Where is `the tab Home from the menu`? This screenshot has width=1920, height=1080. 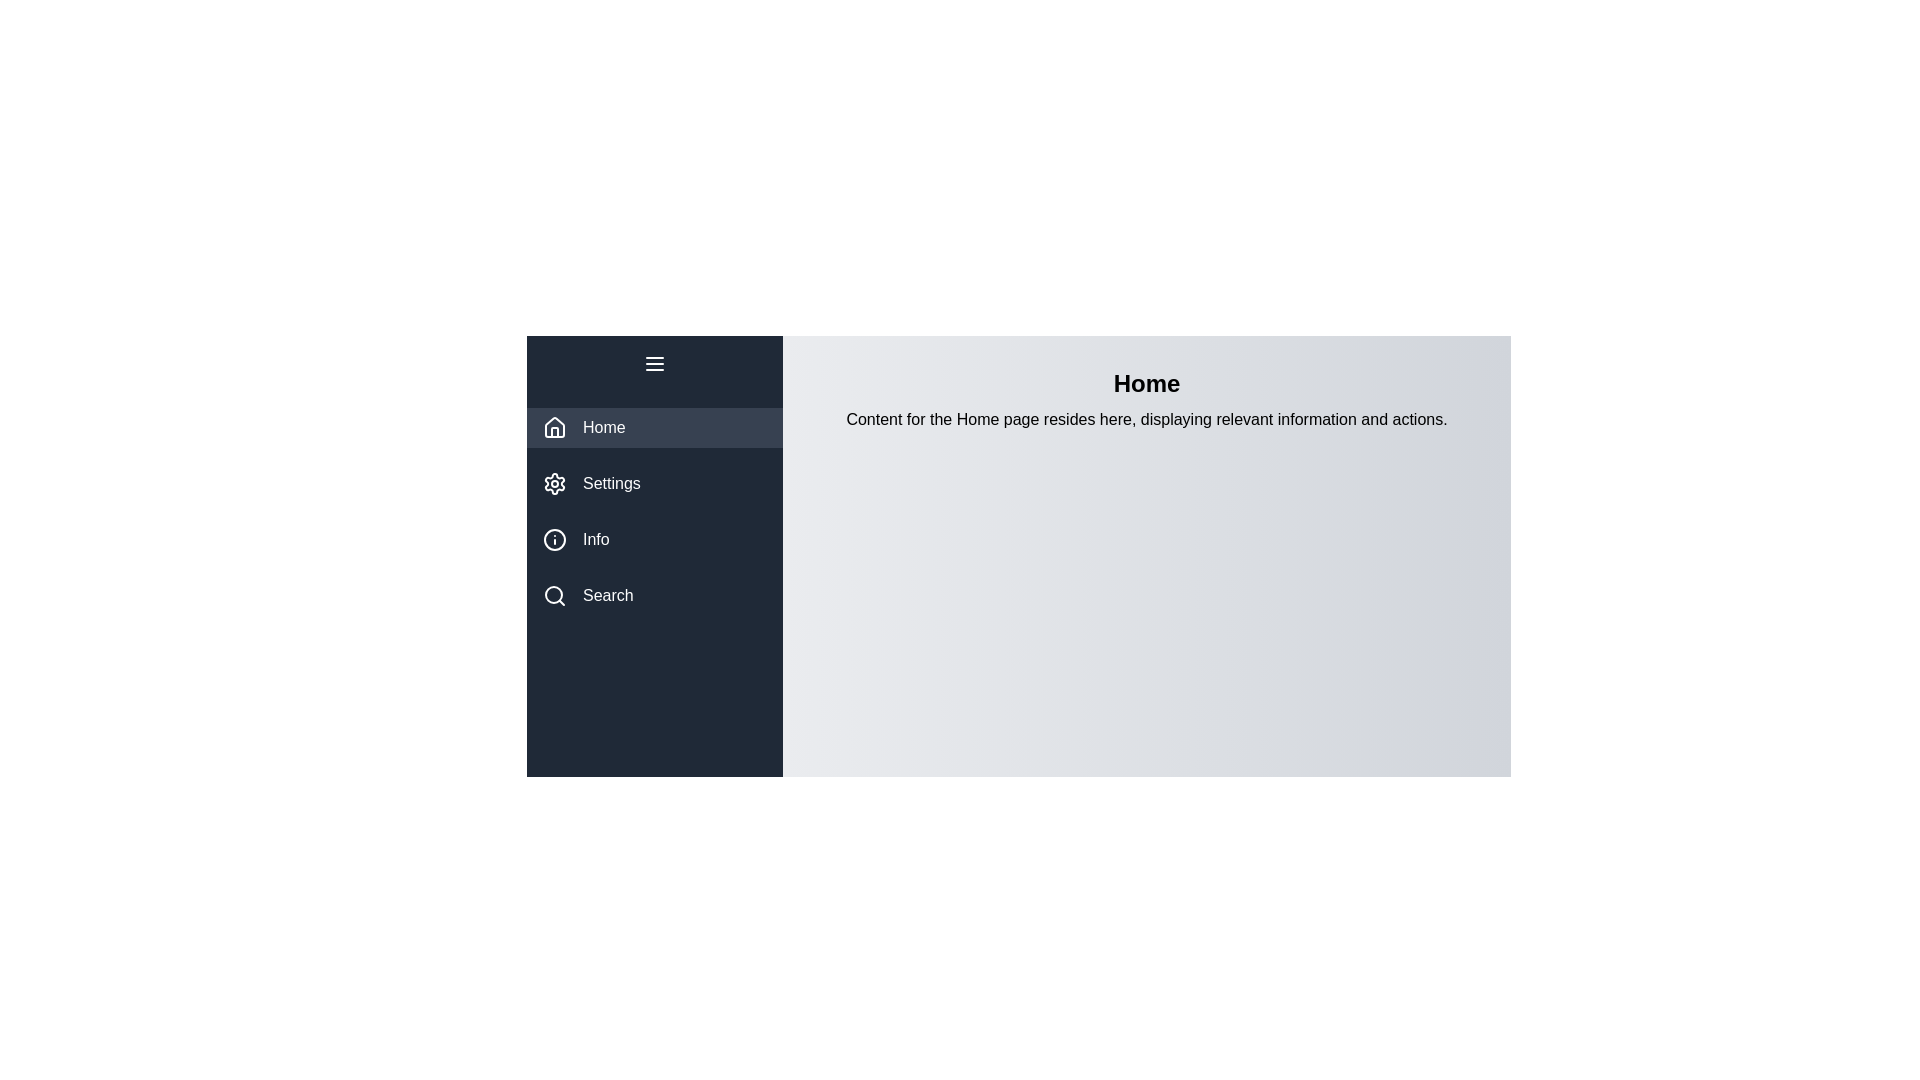
the tab Home from the menu is located at coordinates (654, 427).